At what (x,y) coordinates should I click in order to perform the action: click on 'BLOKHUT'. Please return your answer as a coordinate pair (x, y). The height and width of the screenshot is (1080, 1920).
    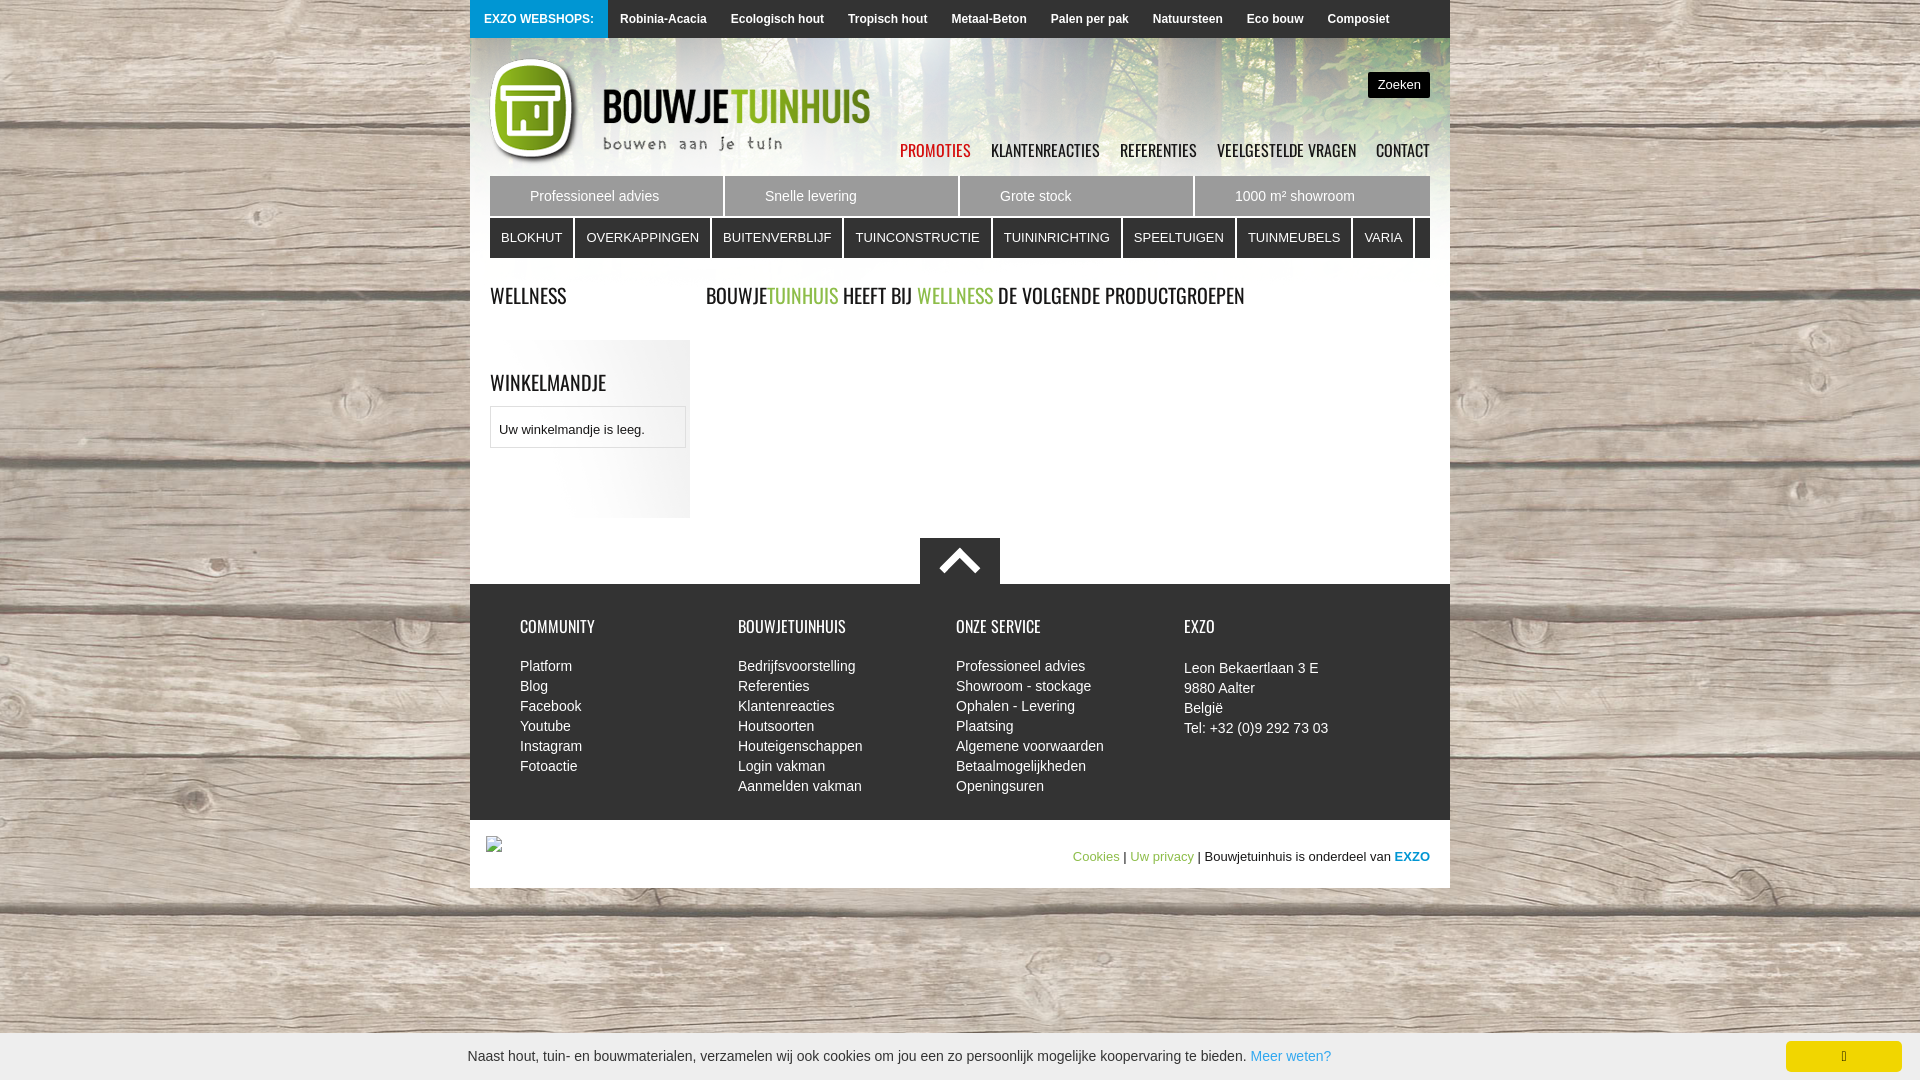
    Looking at the image, I should click on (489, 237).